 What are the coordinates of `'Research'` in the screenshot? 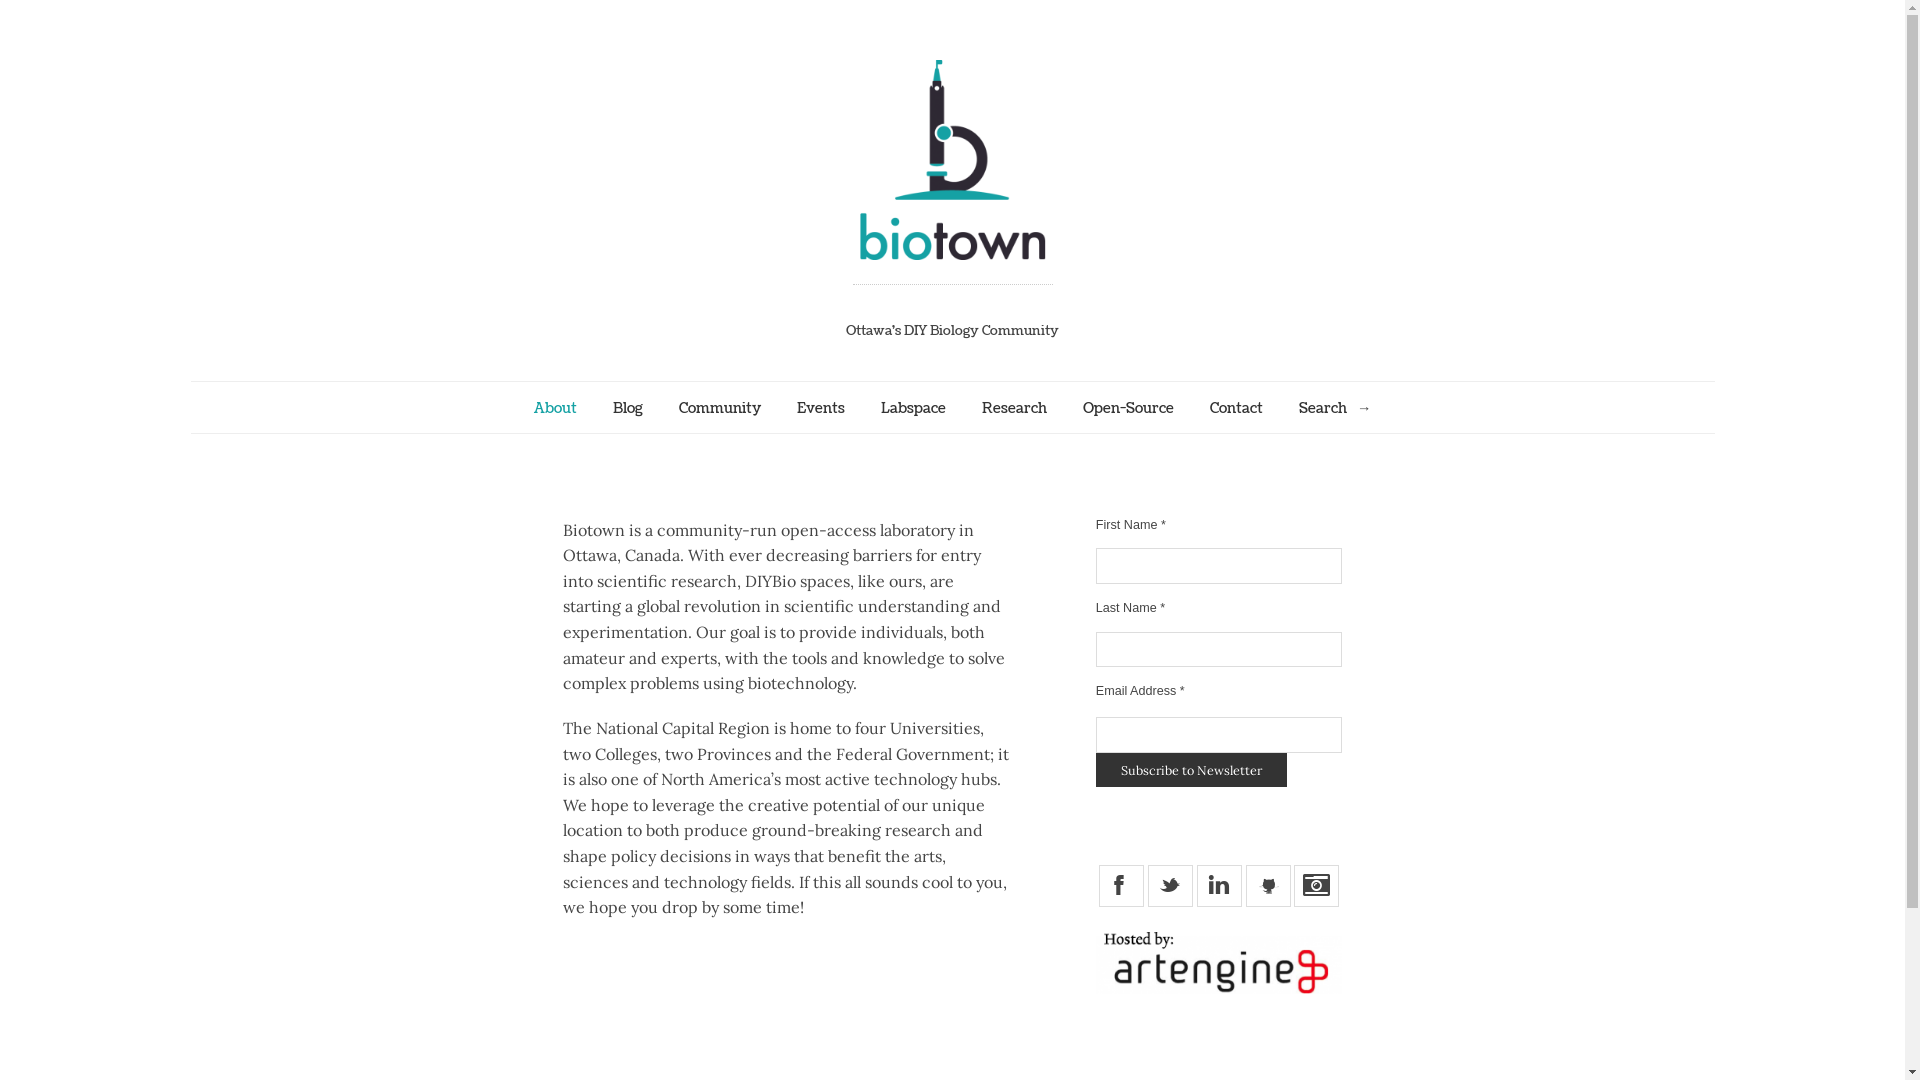 It's located at (1014, 407).